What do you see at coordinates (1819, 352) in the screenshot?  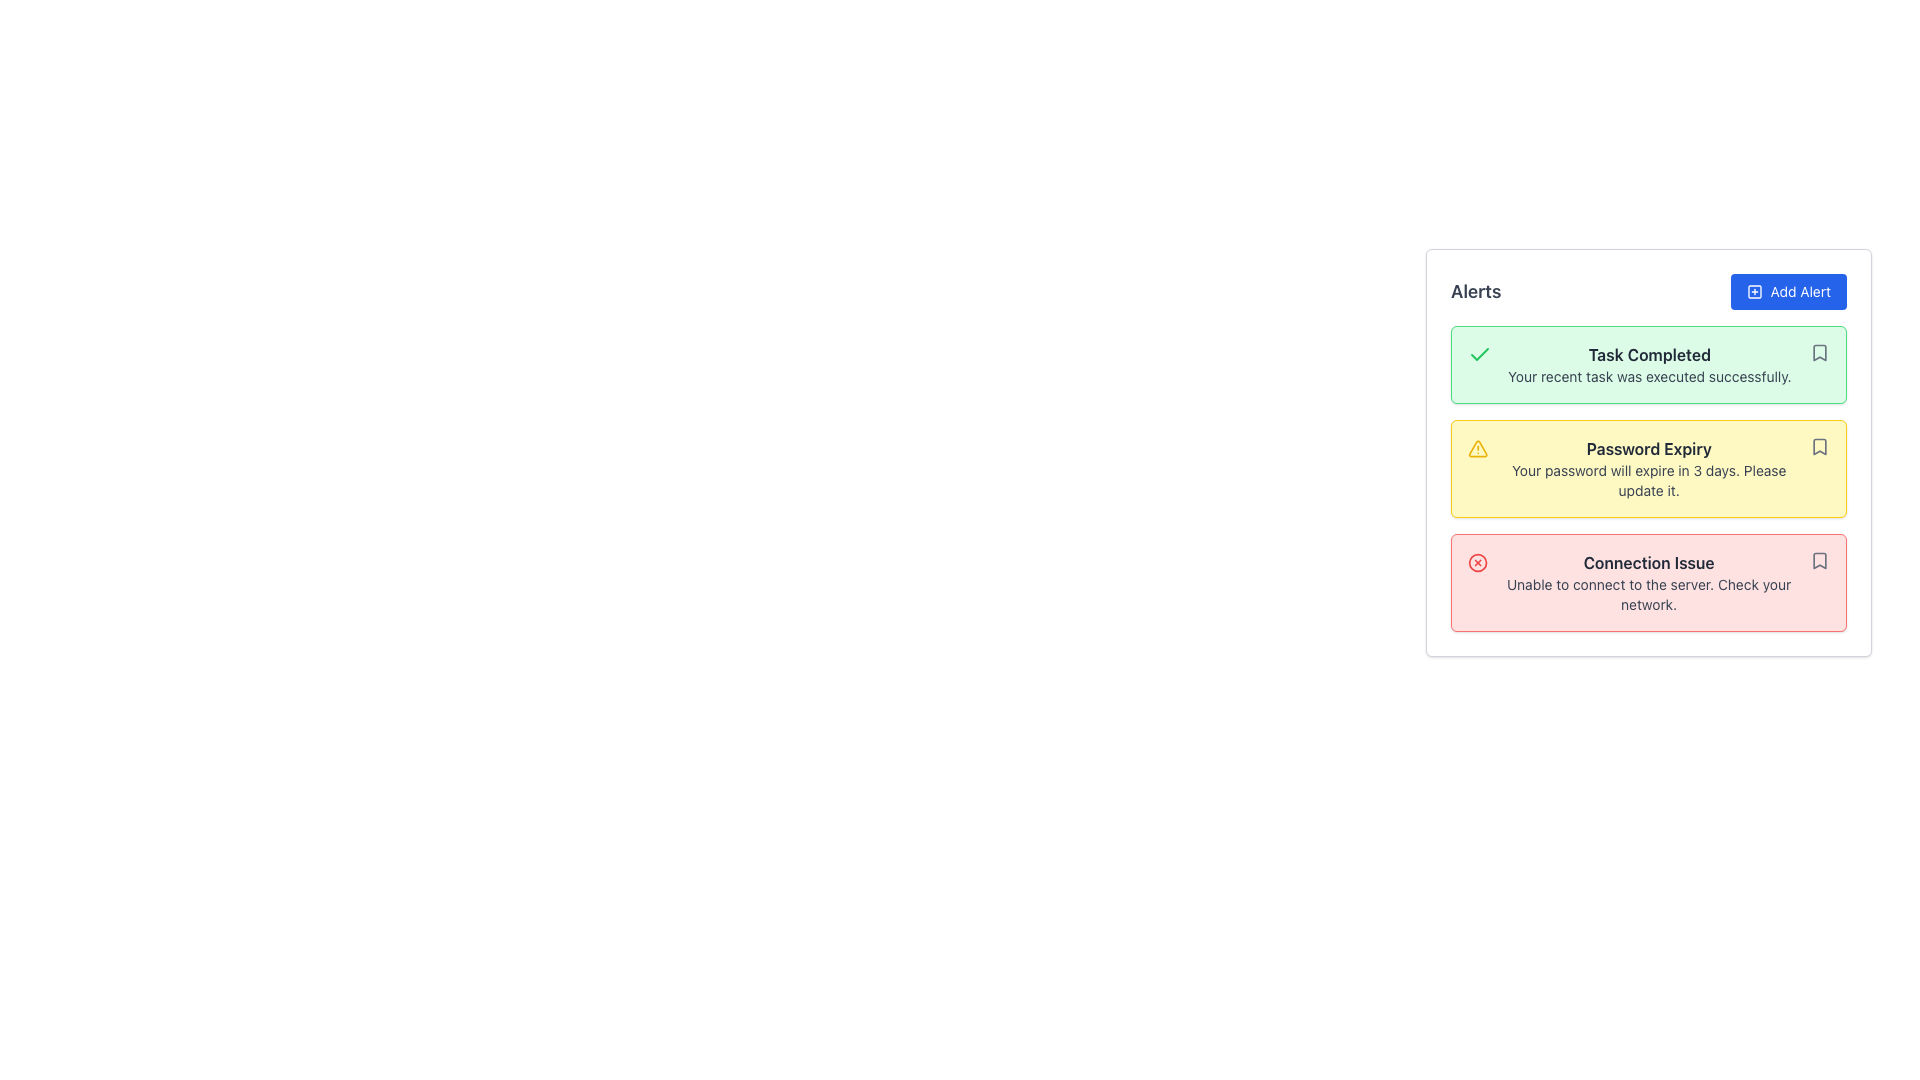 I see `the bookmark icon located at the top-right corner of the 'Task Completed' notification card` at bounding box center [1819, 352].